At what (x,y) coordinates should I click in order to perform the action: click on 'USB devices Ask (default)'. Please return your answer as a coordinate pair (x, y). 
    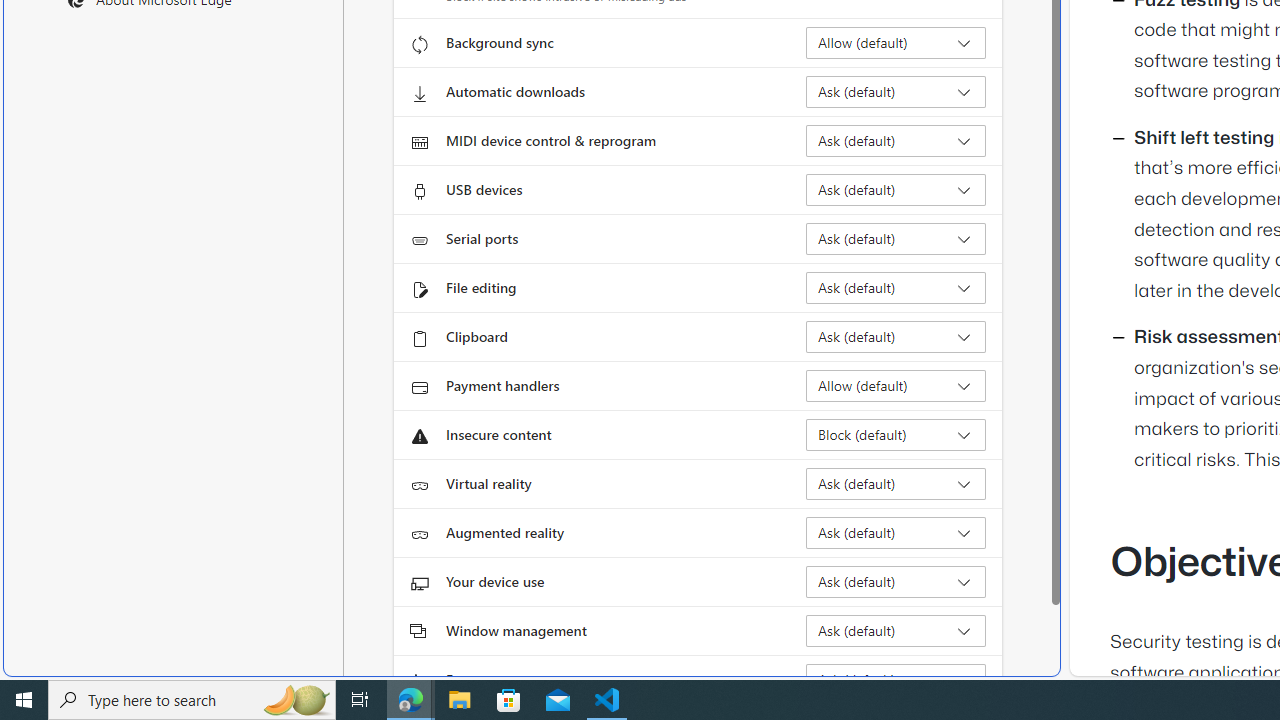
    Looking at the image, I should click on (895, 190).